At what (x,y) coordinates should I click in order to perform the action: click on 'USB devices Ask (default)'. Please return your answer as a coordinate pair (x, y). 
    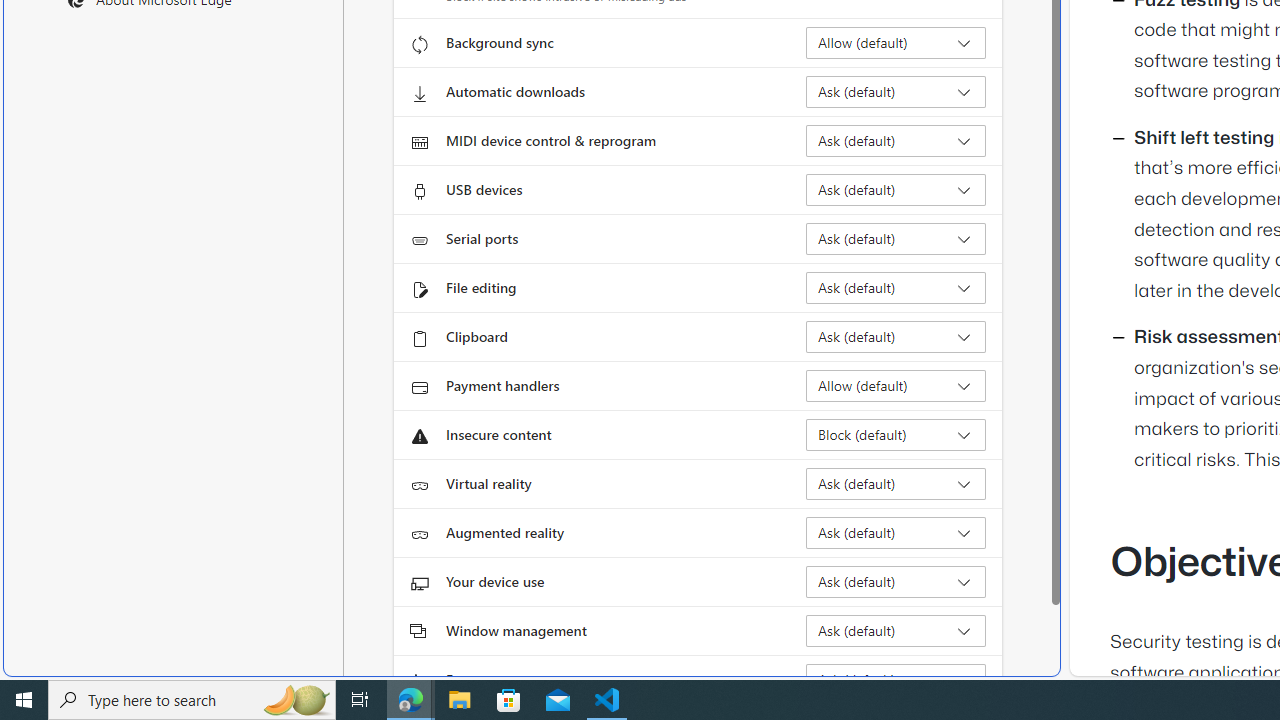
    Looking at the image, I should click on (895, 190).